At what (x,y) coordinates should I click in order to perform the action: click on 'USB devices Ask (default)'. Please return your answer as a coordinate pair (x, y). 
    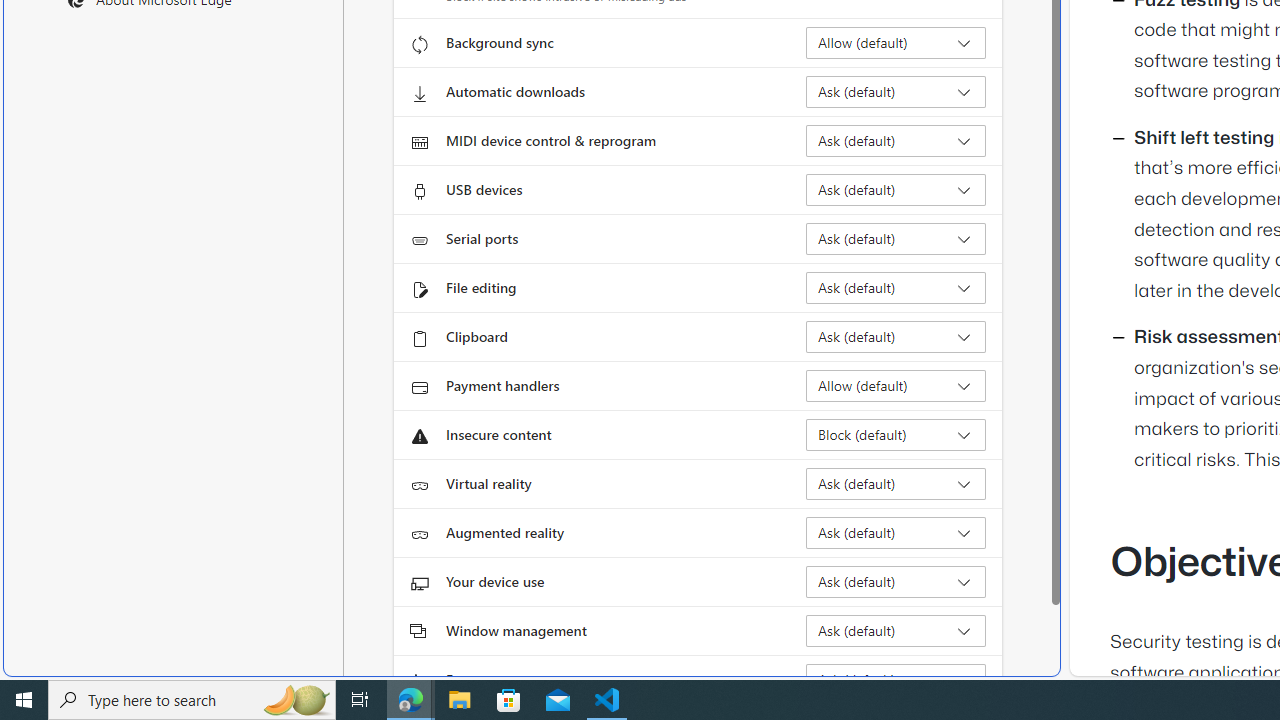
    Looking at the image, I should click on (895, 190).